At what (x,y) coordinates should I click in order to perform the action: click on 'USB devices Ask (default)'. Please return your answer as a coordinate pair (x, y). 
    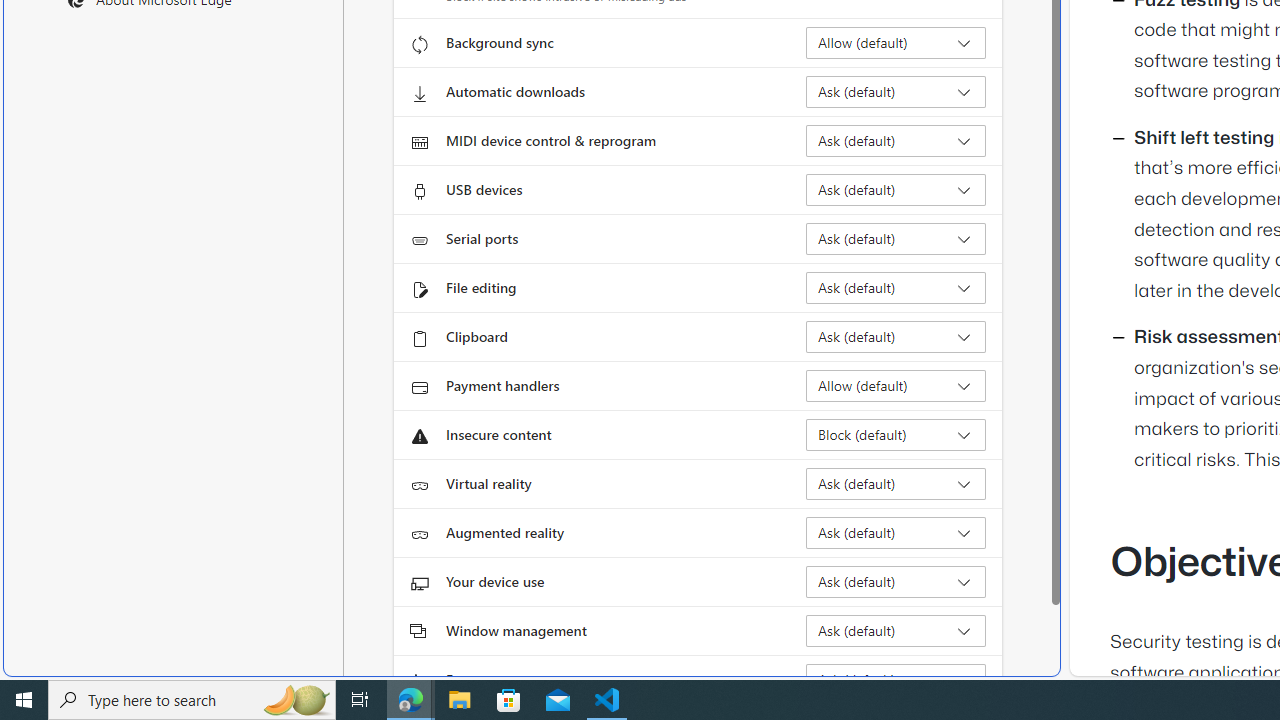
    Looking at the image, I should click on (895, 190).